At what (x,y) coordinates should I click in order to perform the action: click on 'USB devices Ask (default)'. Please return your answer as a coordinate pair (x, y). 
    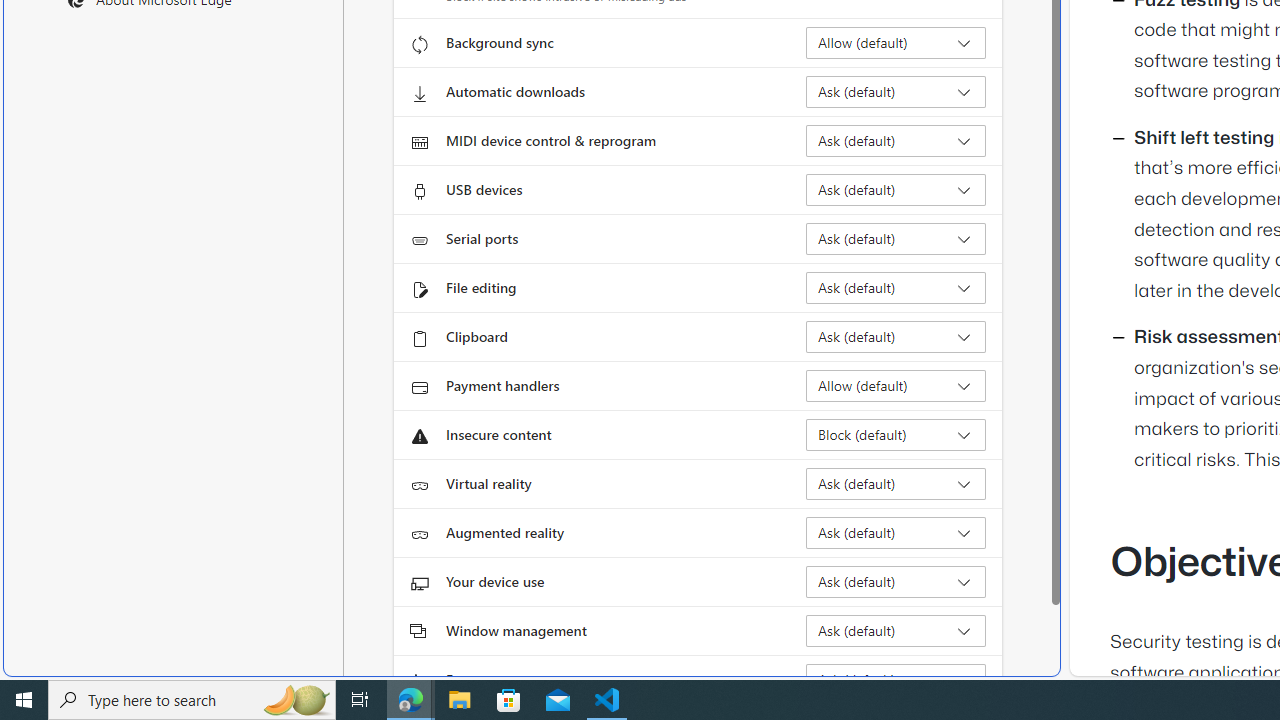
    Looking at the image, I should click on (895, 190).